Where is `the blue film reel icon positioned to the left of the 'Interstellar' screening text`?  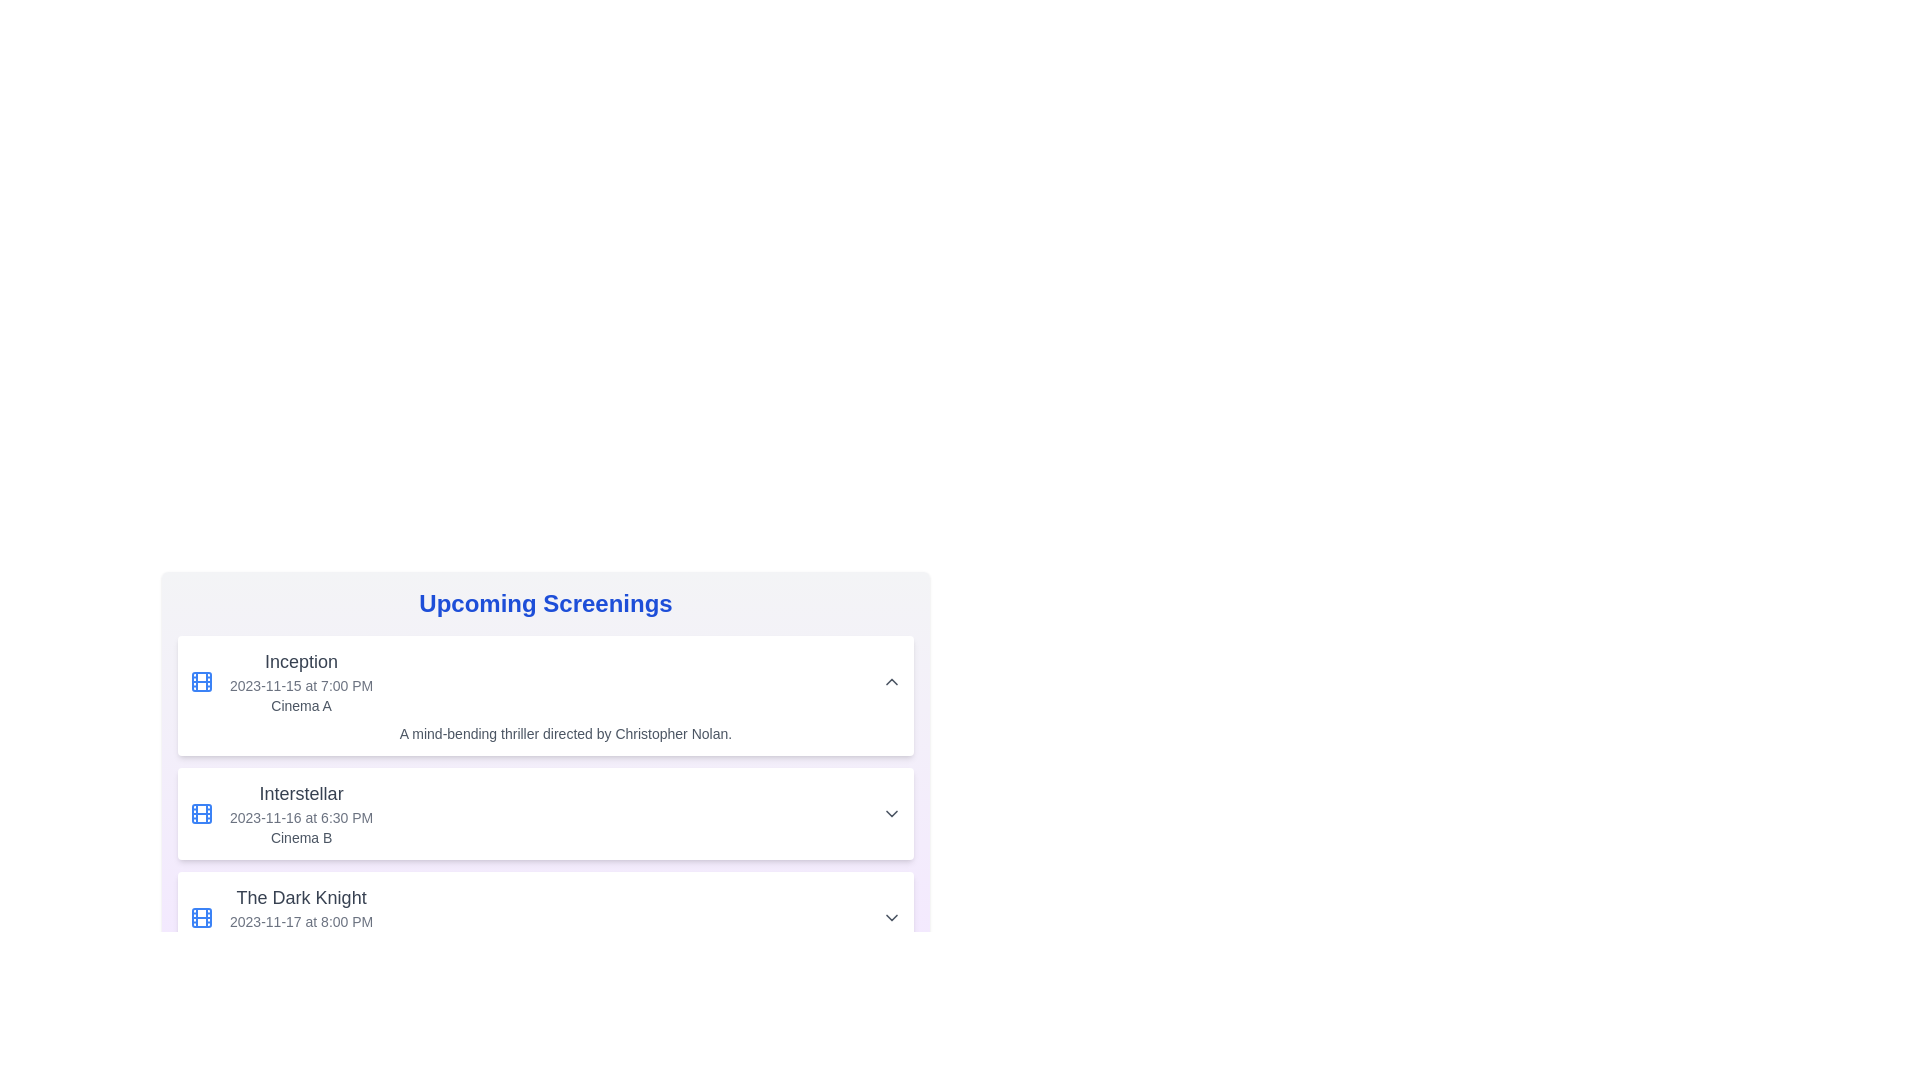
the blue film reel icon positioned to the left of the 'Interstellar' screening text is located at coordinates (201, 813).